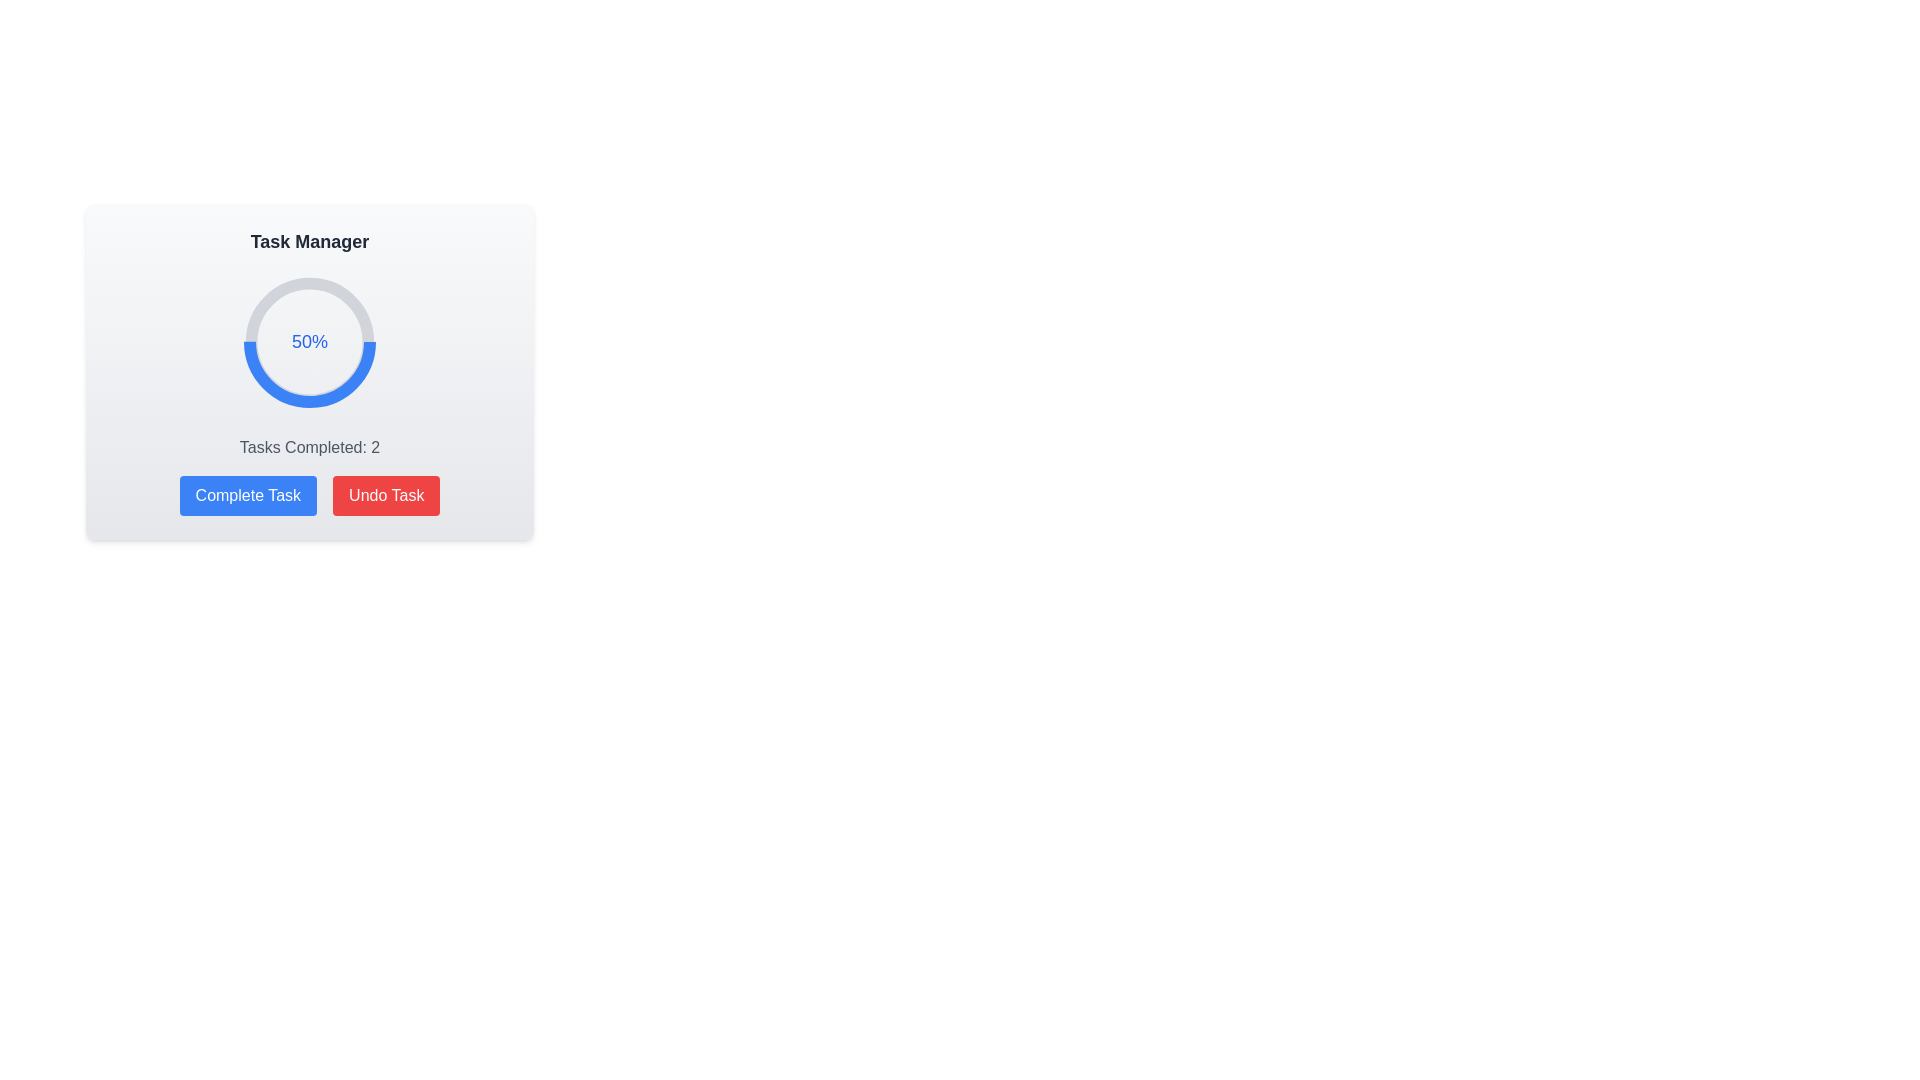 This screenshot has height=1080, width=1920. I want to click on the second button in the Task Manager section, so click(386, 495).